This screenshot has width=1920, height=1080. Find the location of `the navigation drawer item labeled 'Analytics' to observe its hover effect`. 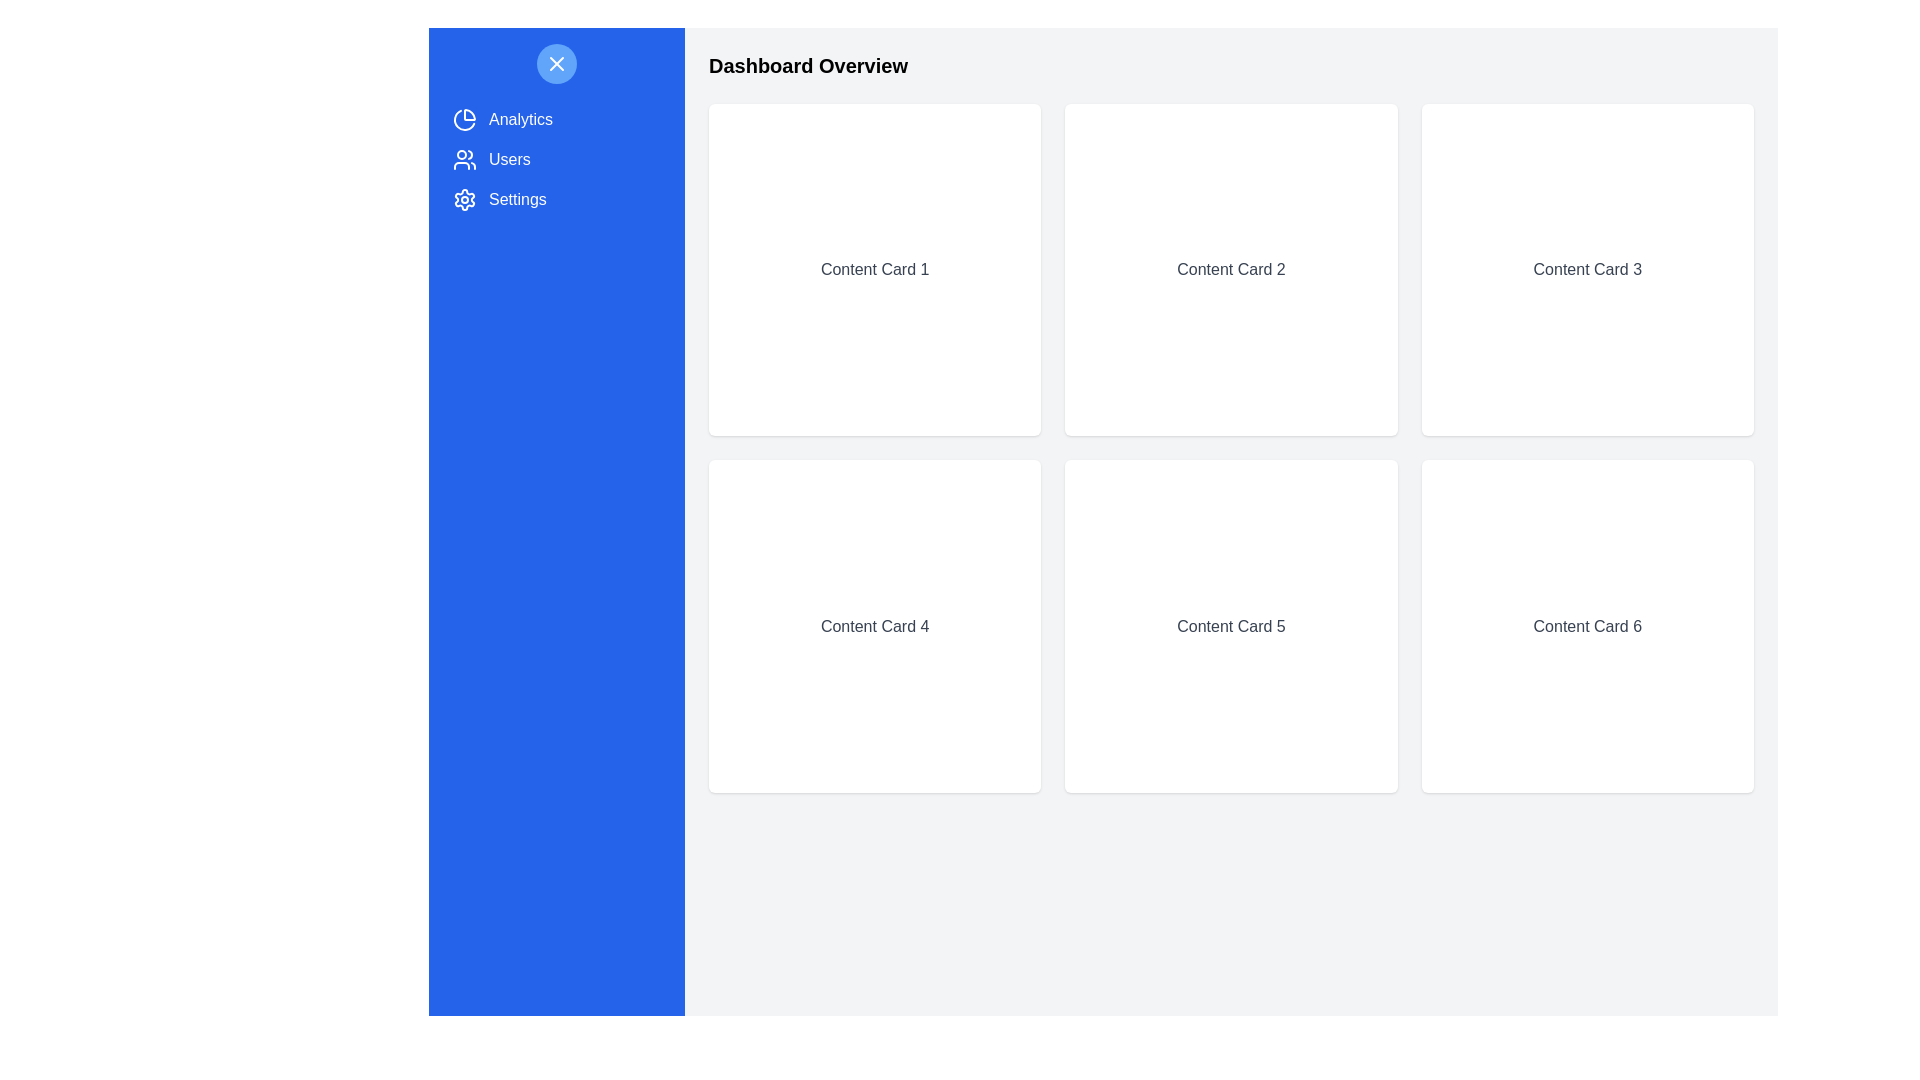

the navigation drawer item labeled 'Analytics' to observe its hover effect is located at coordinates (556, 119).